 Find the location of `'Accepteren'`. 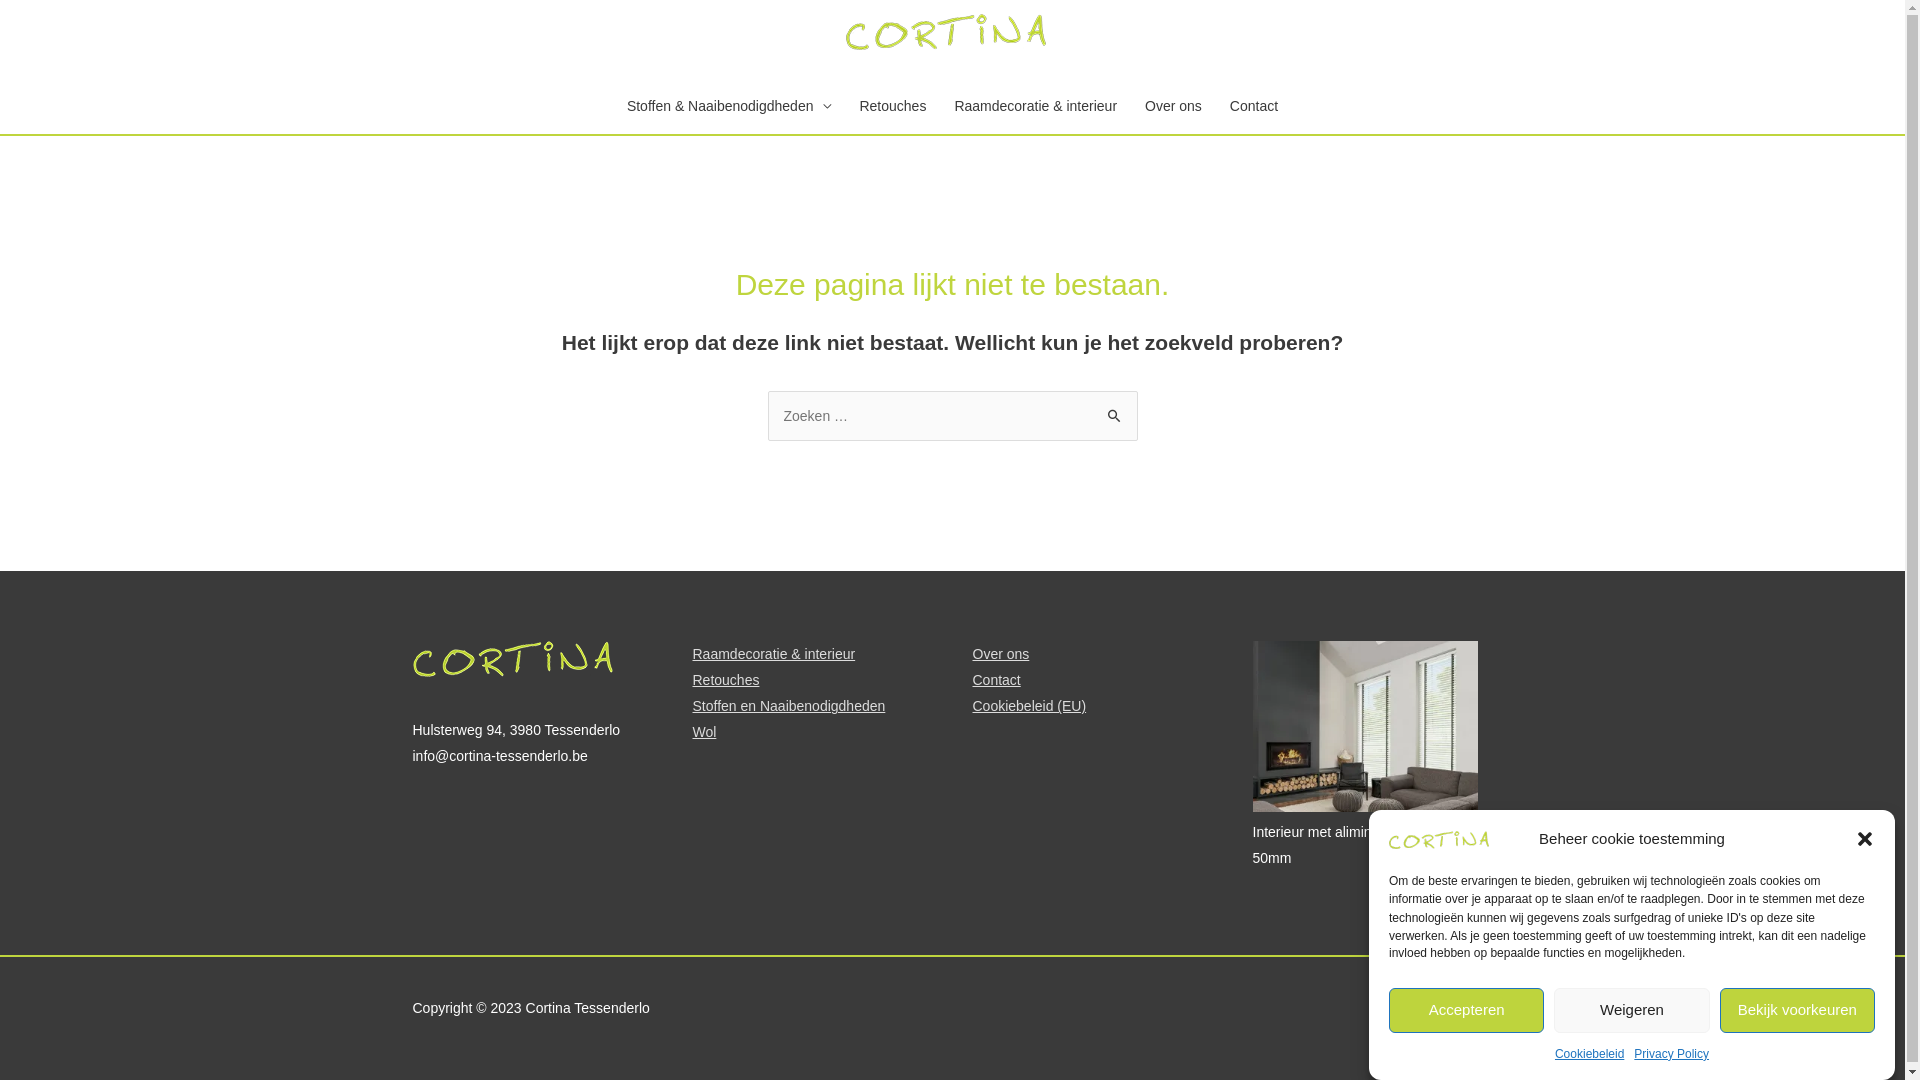

'Accepteren' is located at coordinates (1466, 1010).